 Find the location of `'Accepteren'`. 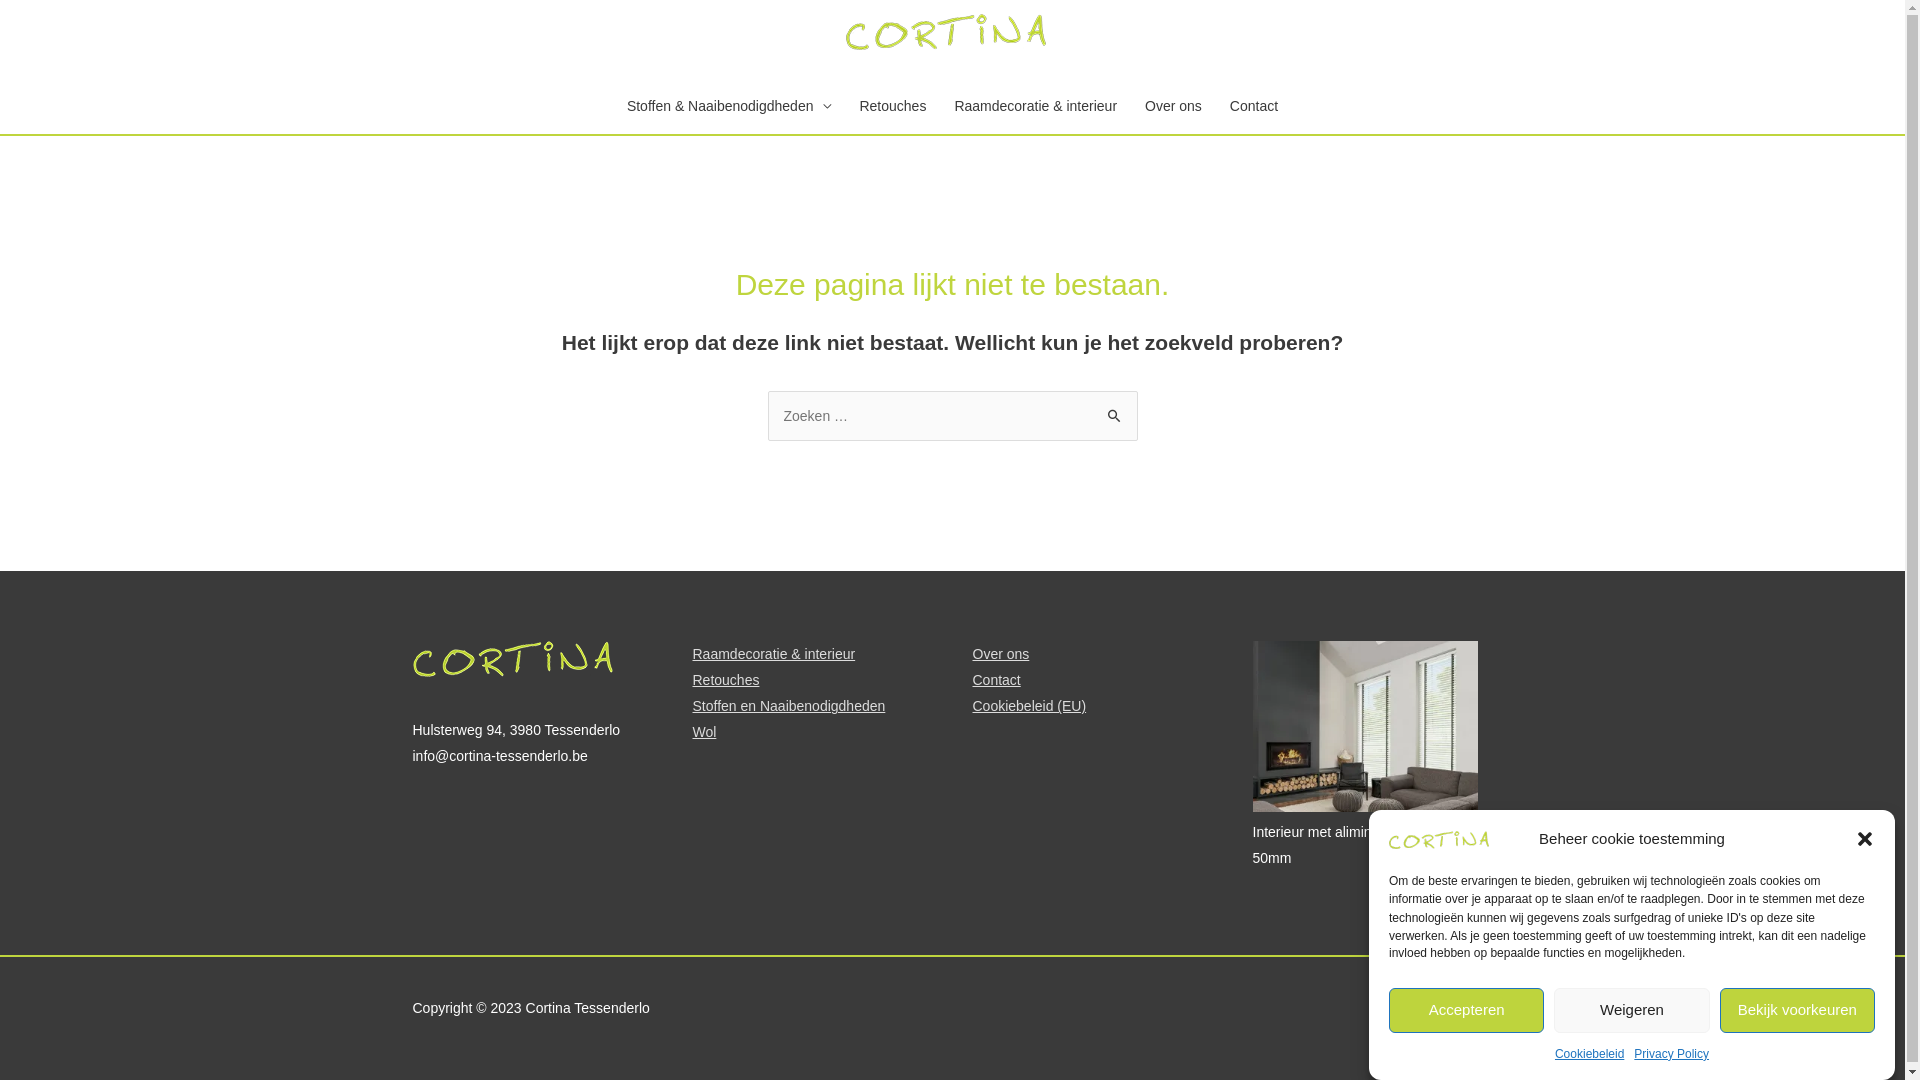

'Accepteren' is located at coordinates (1466, 1010).